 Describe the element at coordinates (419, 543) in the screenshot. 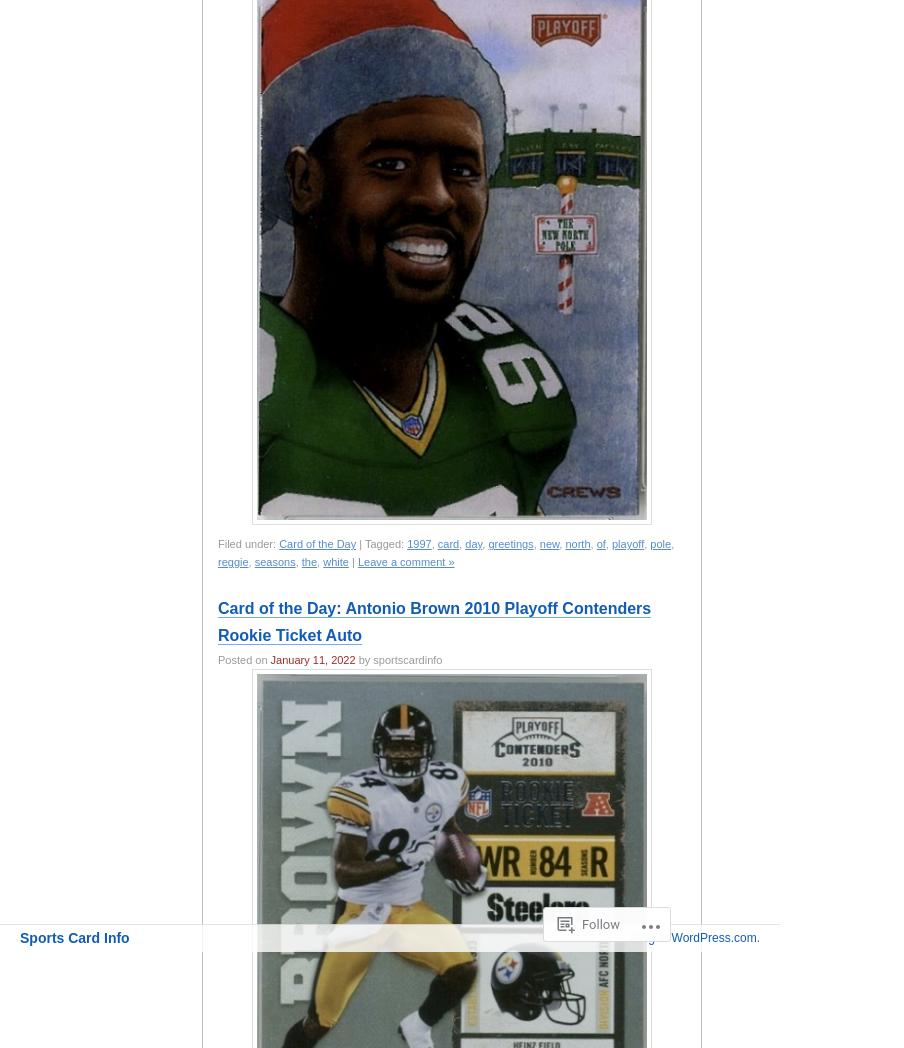

I see `'1997'` at that location.